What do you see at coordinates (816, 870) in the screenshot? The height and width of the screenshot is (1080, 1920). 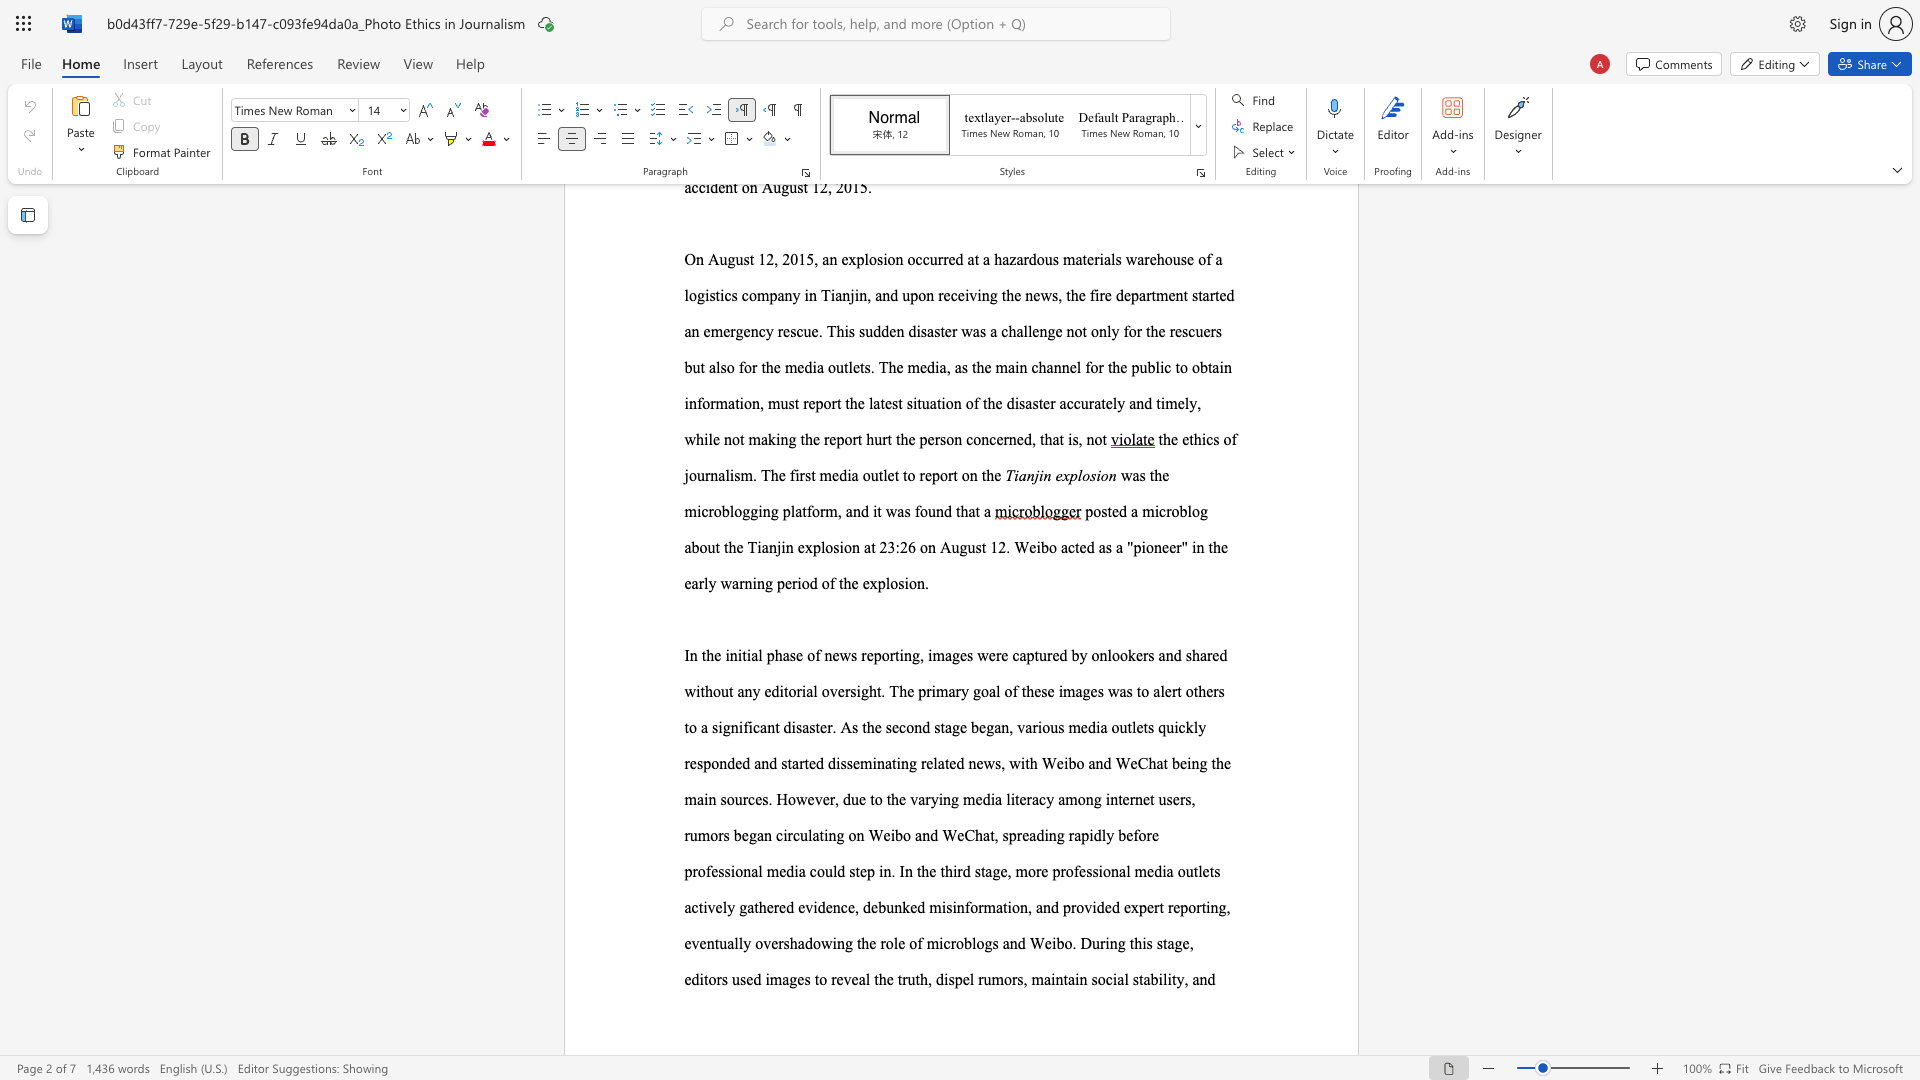 I see `the subset text "ould step in. In the third stage, more professional media outlets actively gathered evidence, debunked misinformation, and provided expert reporting, eventually overshadowing the role of microblogs and Weibo. During this s" within the text "related news, with Weibo and WeChat being the main sources. However, due to the varying media literacy among internet users, rumors began circulating on Weibo and WeChat, spreading rapidly before professional media could step in. In the third stage, more professional media outlets actively gathered evidence, debunked misinformation, and provided expert reporting, eventually overshadowing the role of microblogs and Weibo. During this stage, editors used images to reveal the truth, dispel rumors,"` at bounding box center [816, 870].